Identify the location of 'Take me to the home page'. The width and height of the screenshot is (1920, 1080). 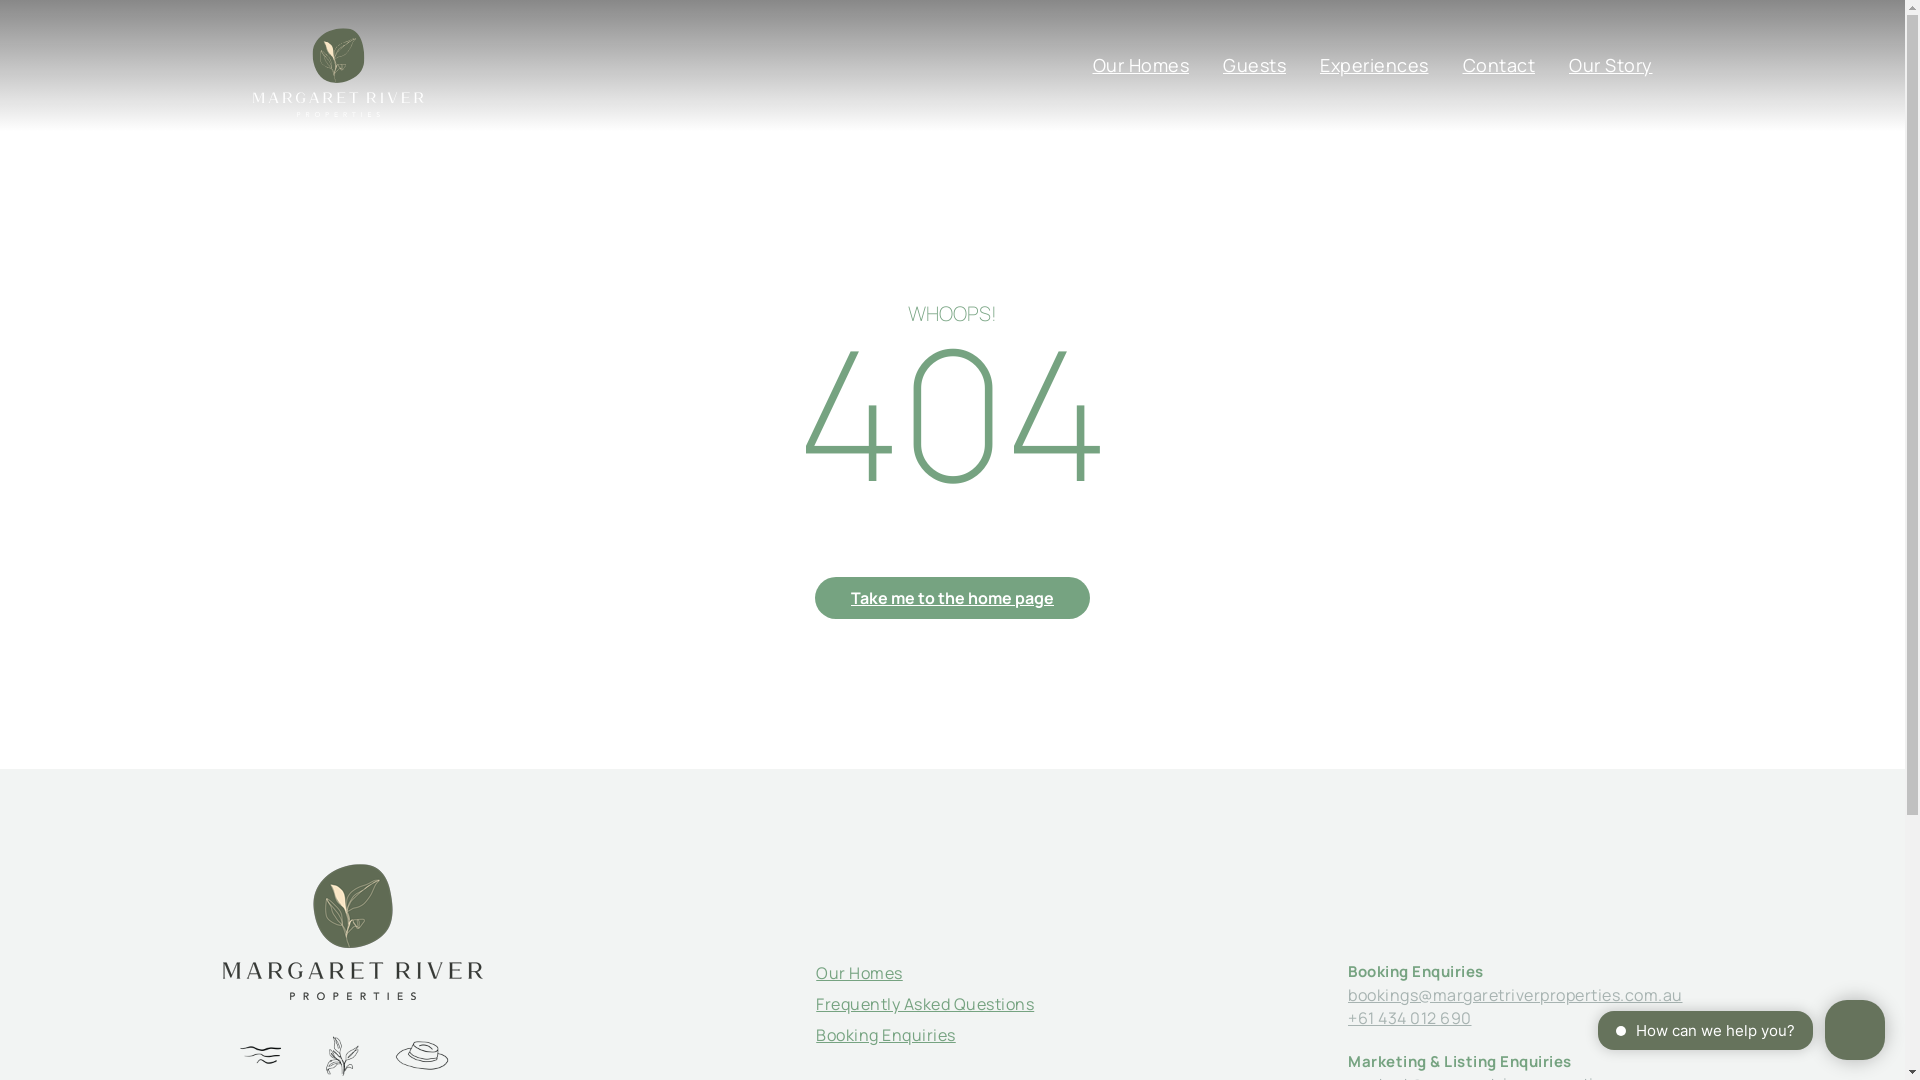
(951, 596).